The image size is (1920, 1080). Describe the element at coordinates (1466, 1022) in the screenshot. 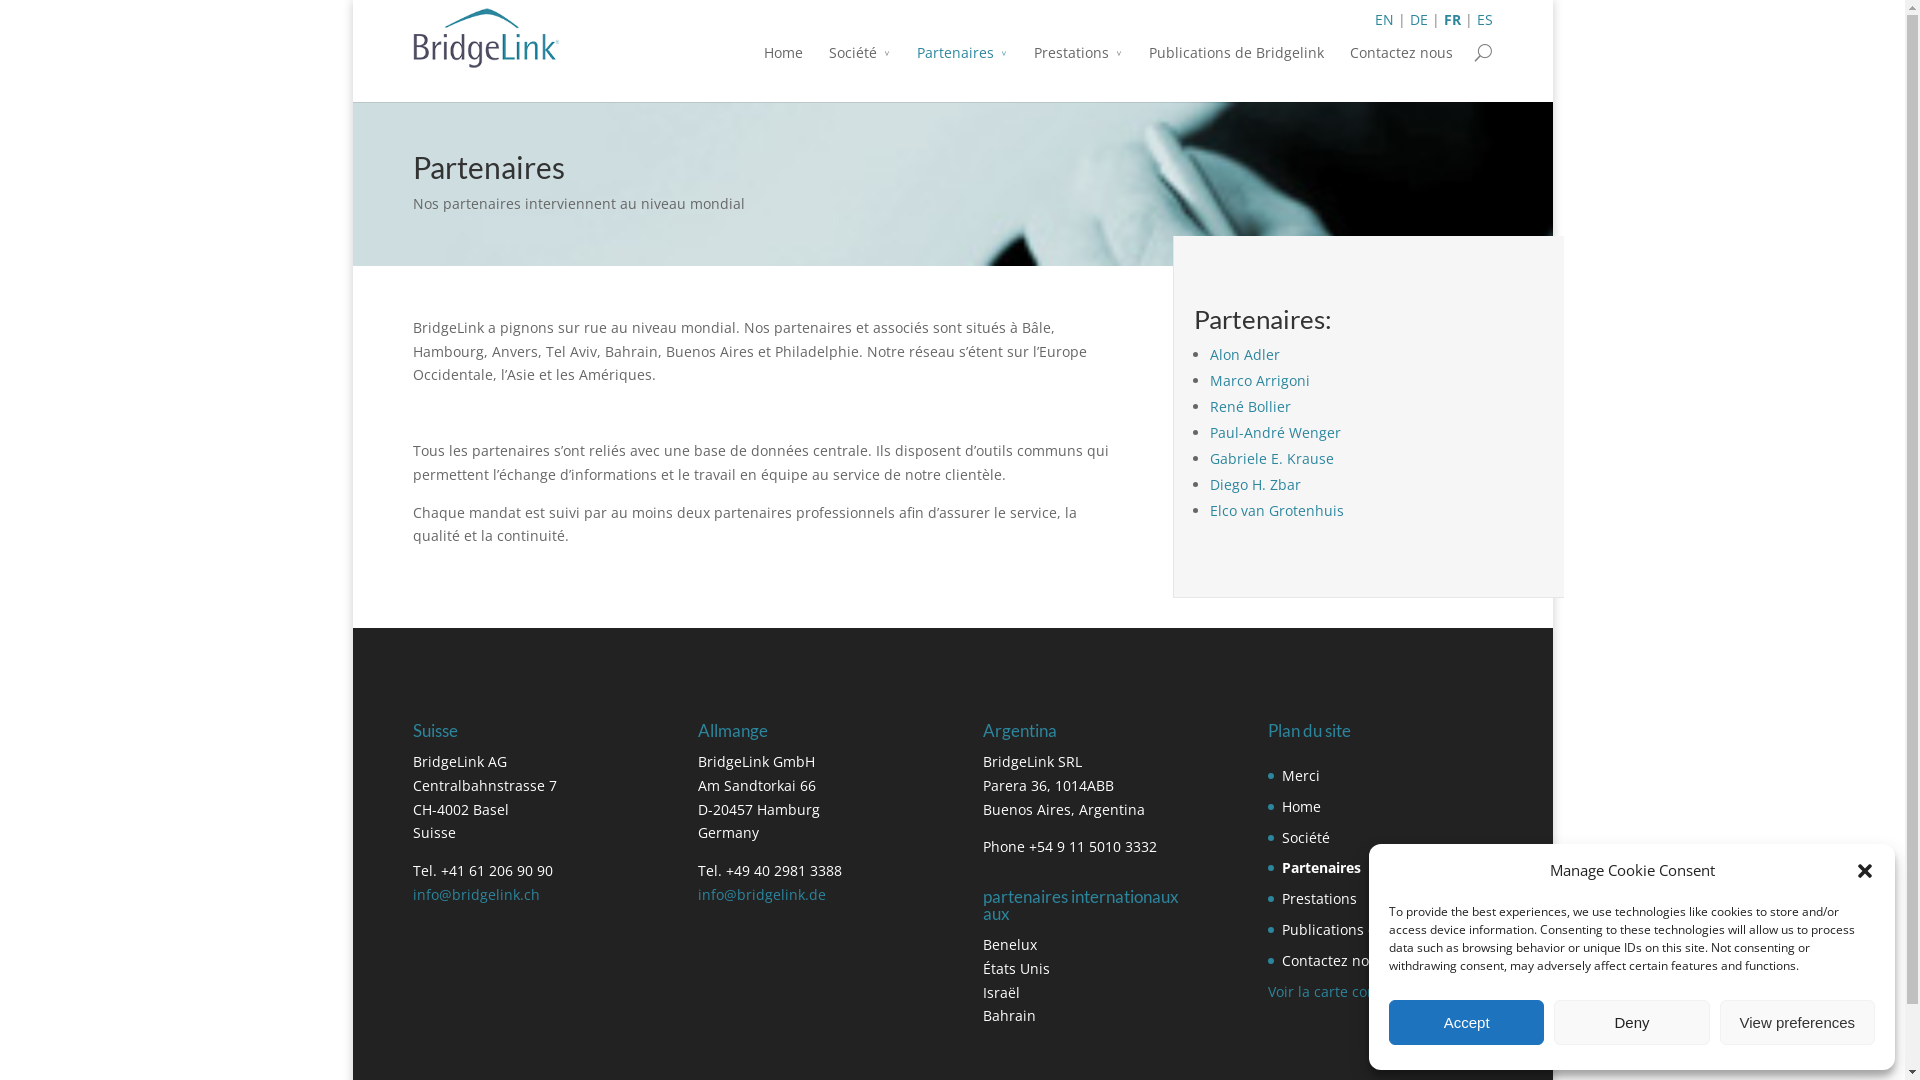

I see `'Accept'` at that location.